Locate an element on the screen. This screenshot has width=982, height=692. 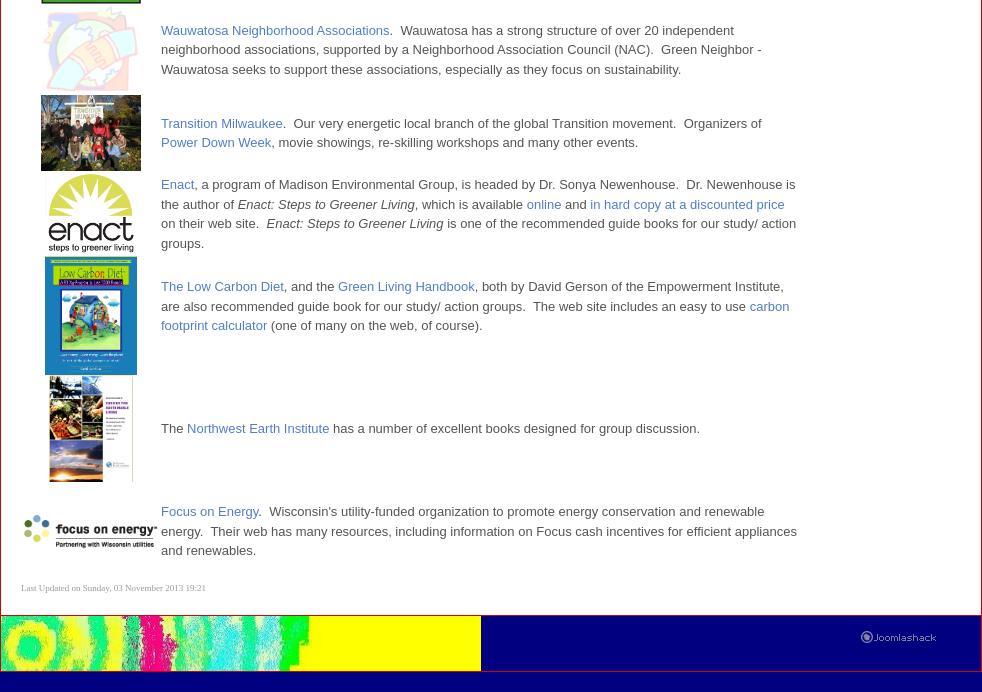
'carbon footprint calculator' is located at coordinates (160, 314).